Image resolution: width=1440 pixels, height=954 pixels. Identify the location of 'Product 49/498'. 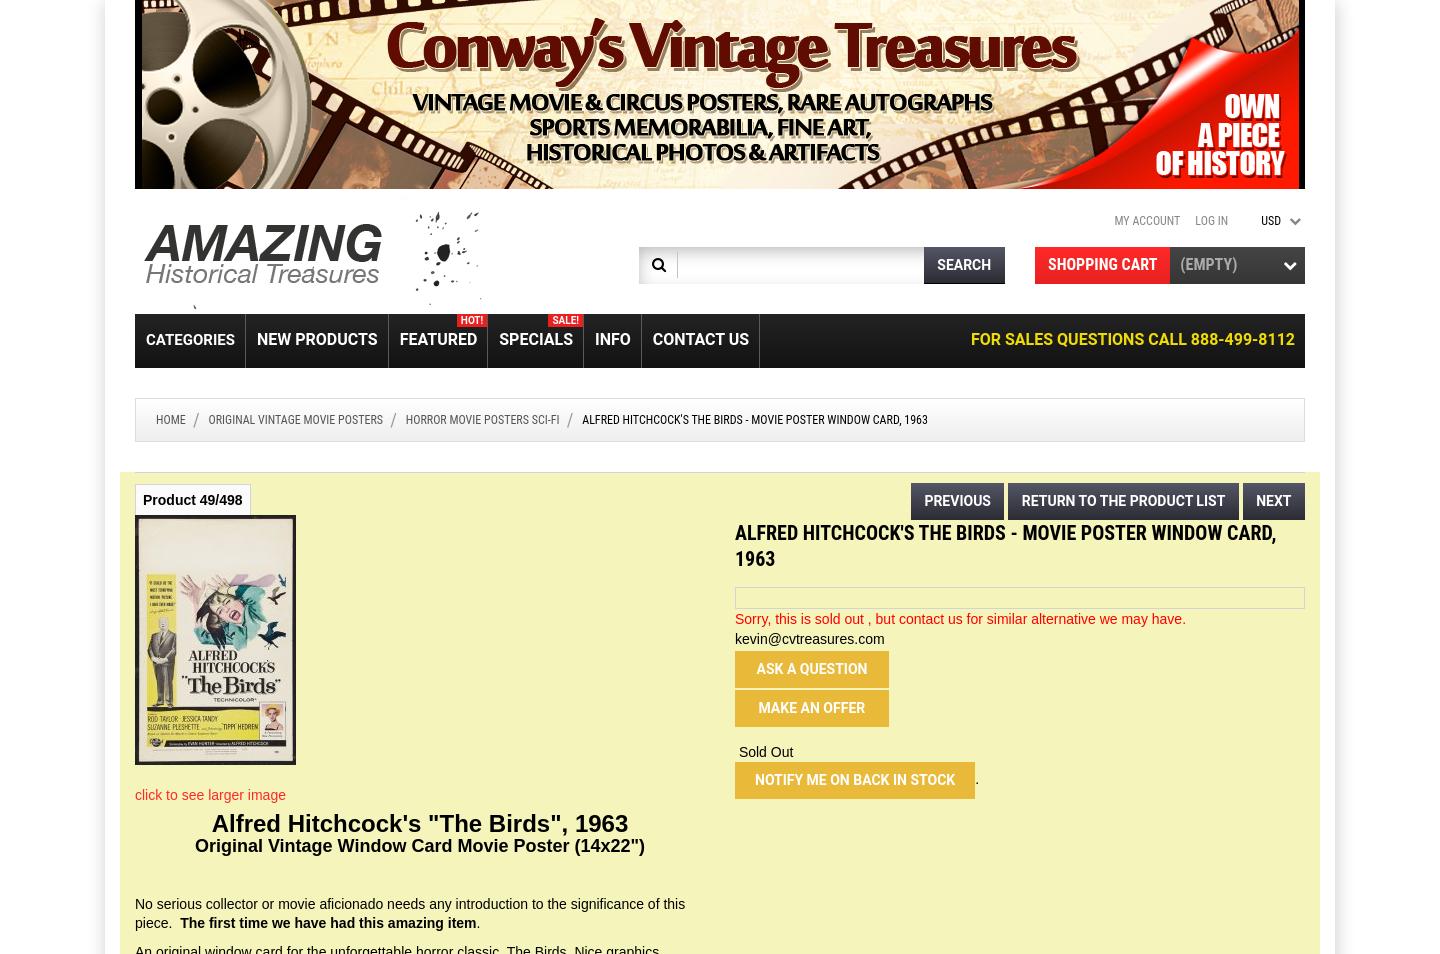
(192, 498).